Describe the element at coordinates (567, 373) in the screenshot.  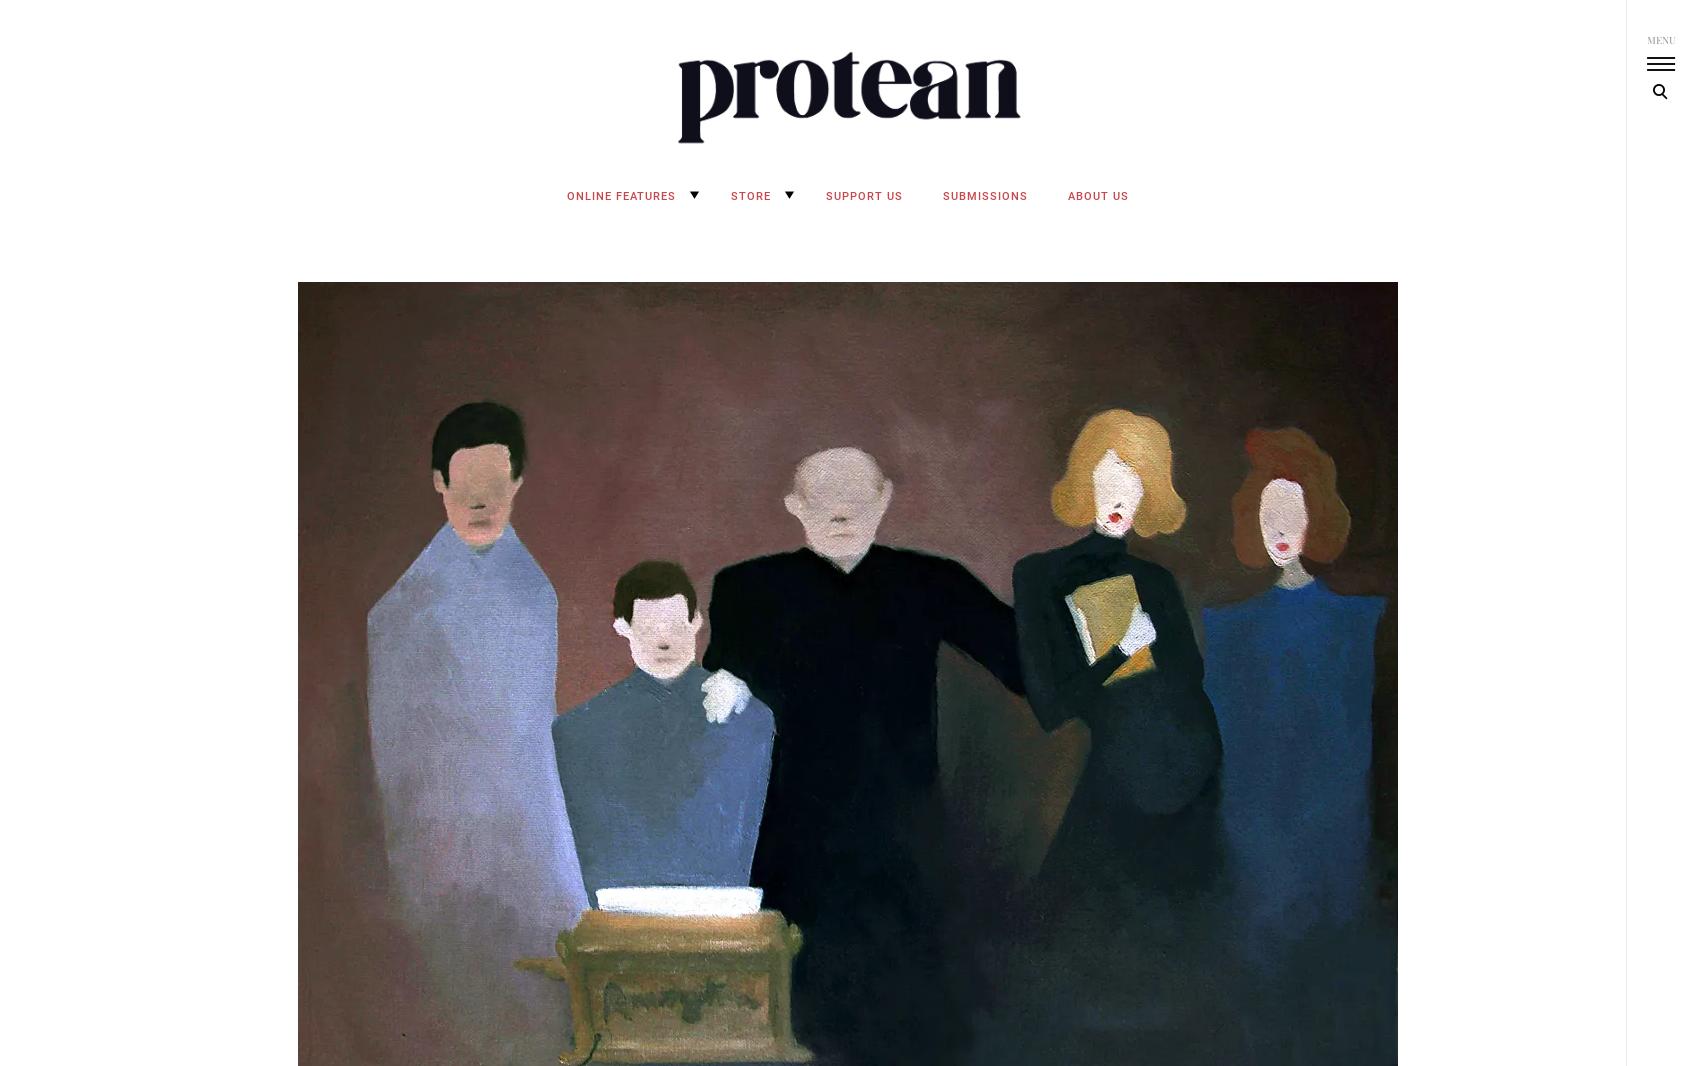
I see `'Fiction'` at that location.